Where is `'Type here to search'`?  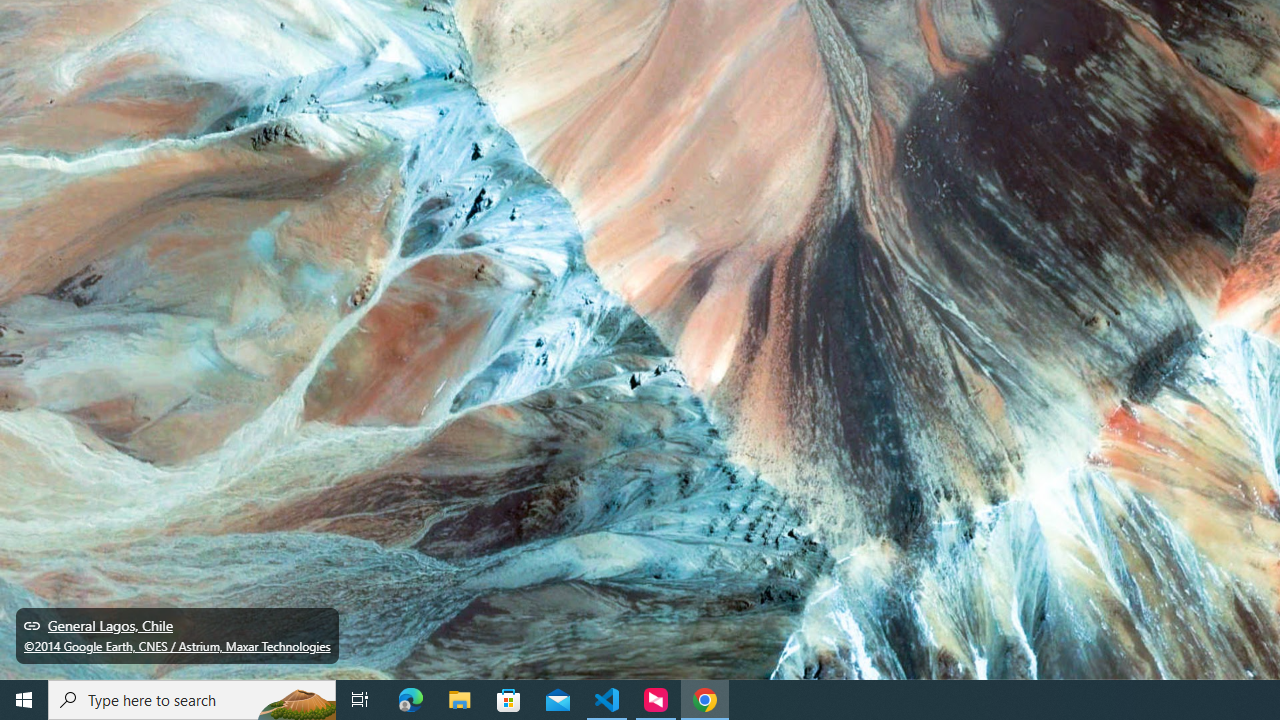 'Type here to search' is located at coordinates (192, 698).